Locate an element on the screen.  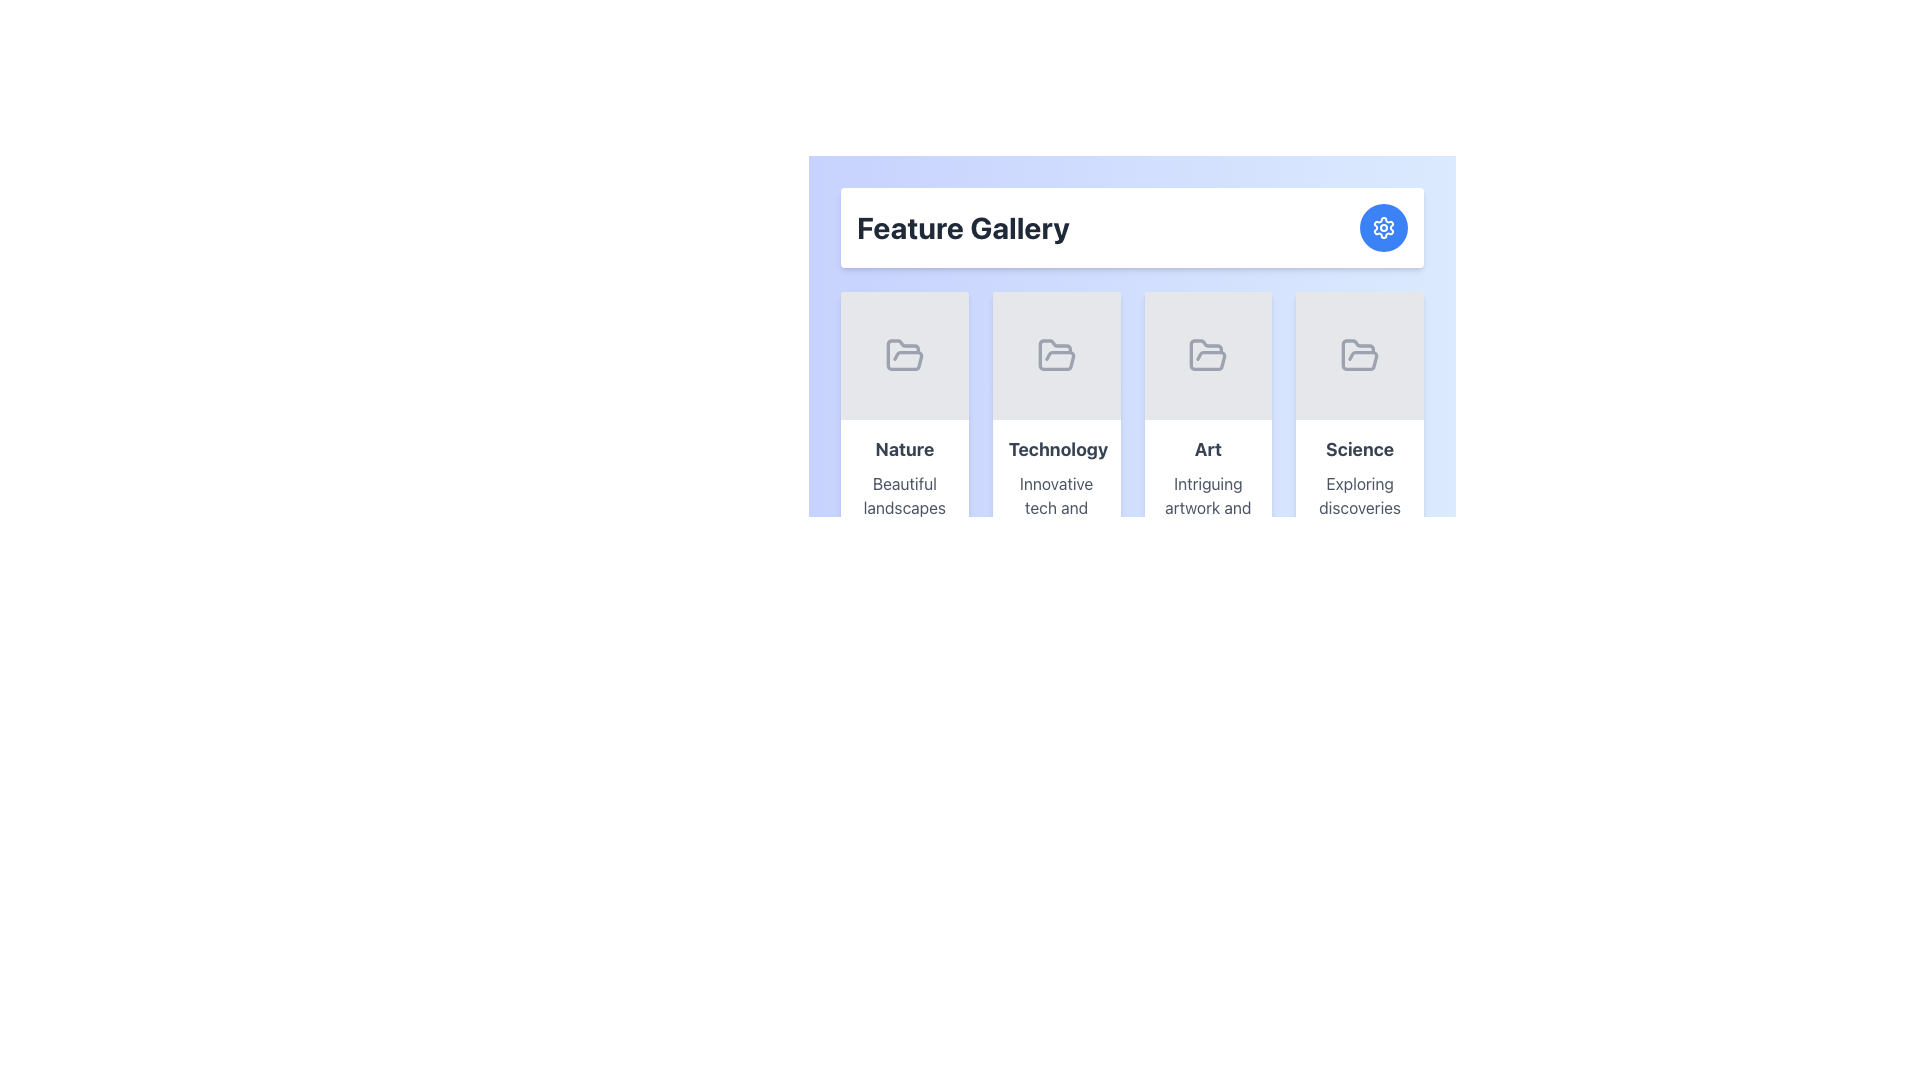
the settings button with an icon located on the right side of the 'Feature Gallery' panel is located at coordinates (1382, 226).